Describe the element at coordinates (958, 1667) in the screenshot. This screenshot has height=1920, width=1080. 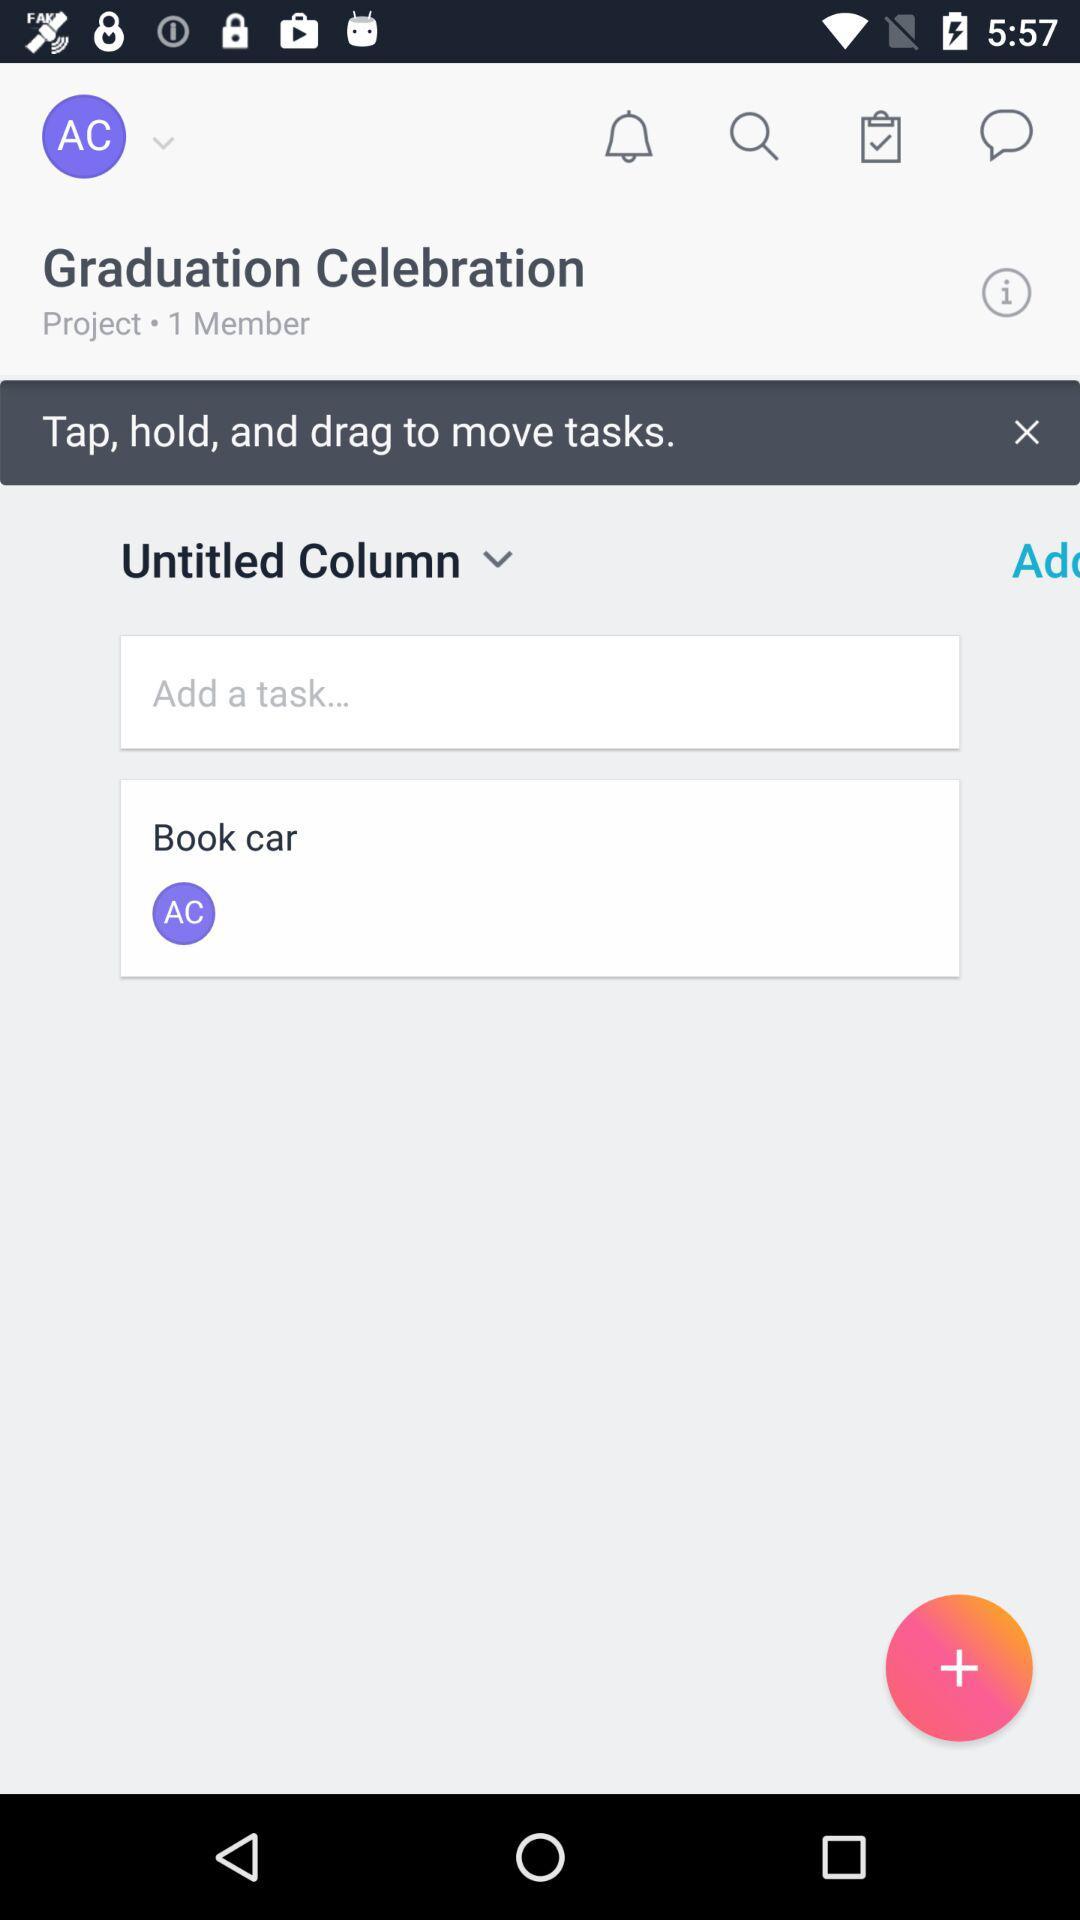
I see `the add icon` at that location.